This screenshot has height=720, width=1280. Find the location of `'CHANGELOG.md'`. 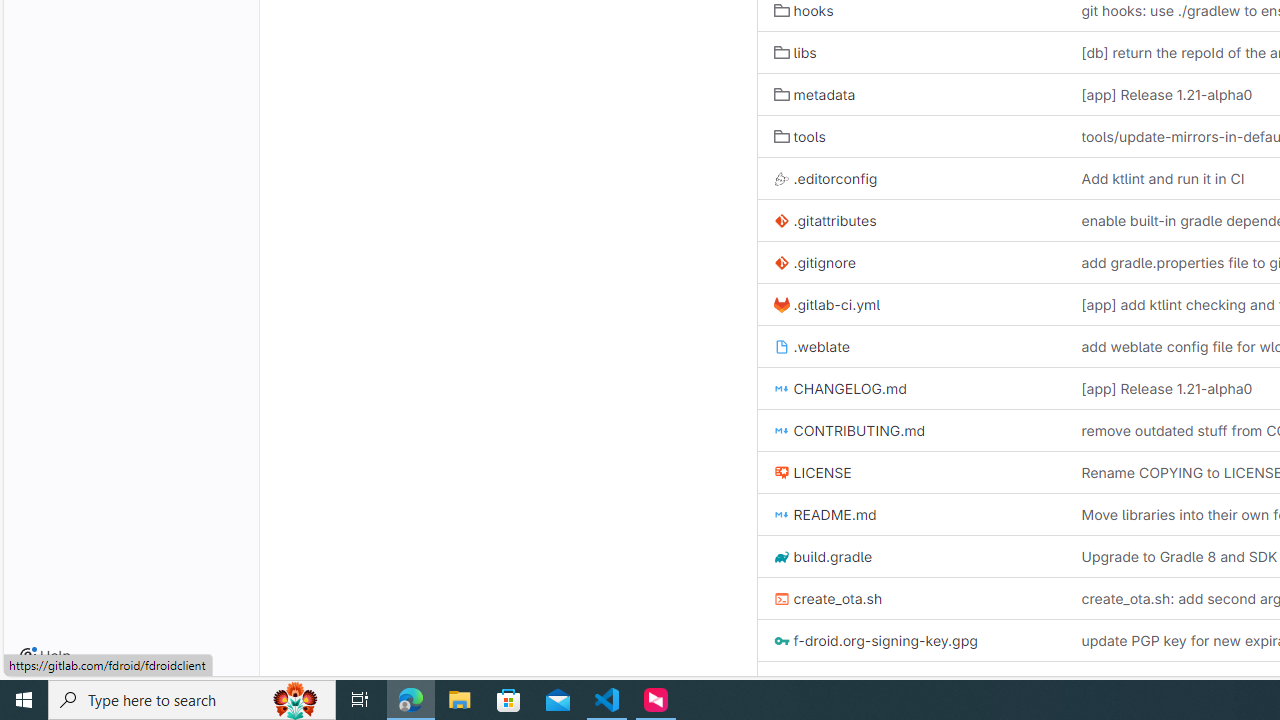

'CHANGELOG.md' is located at coordinates (840, 389).